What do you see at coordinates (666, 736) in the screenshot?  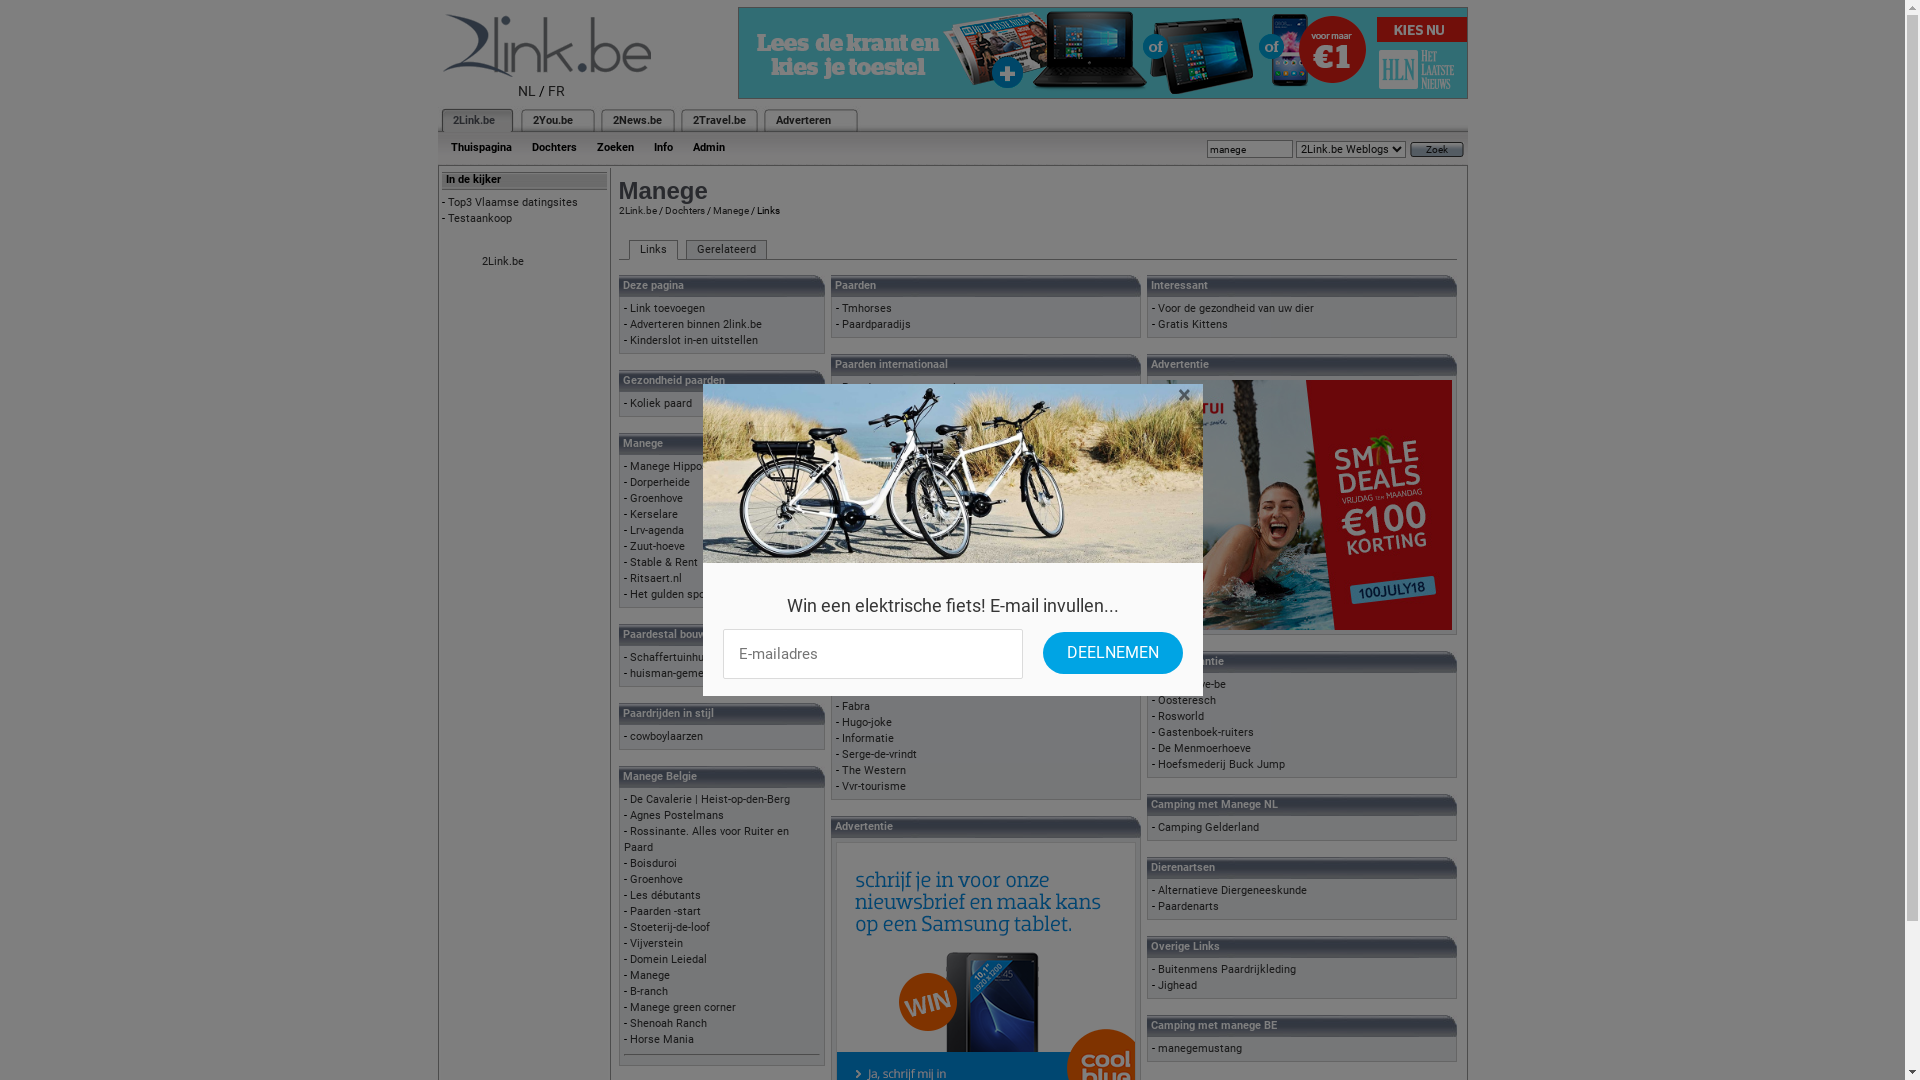 I see `'cowboylaarzen'` at bounding box center [666, 736].